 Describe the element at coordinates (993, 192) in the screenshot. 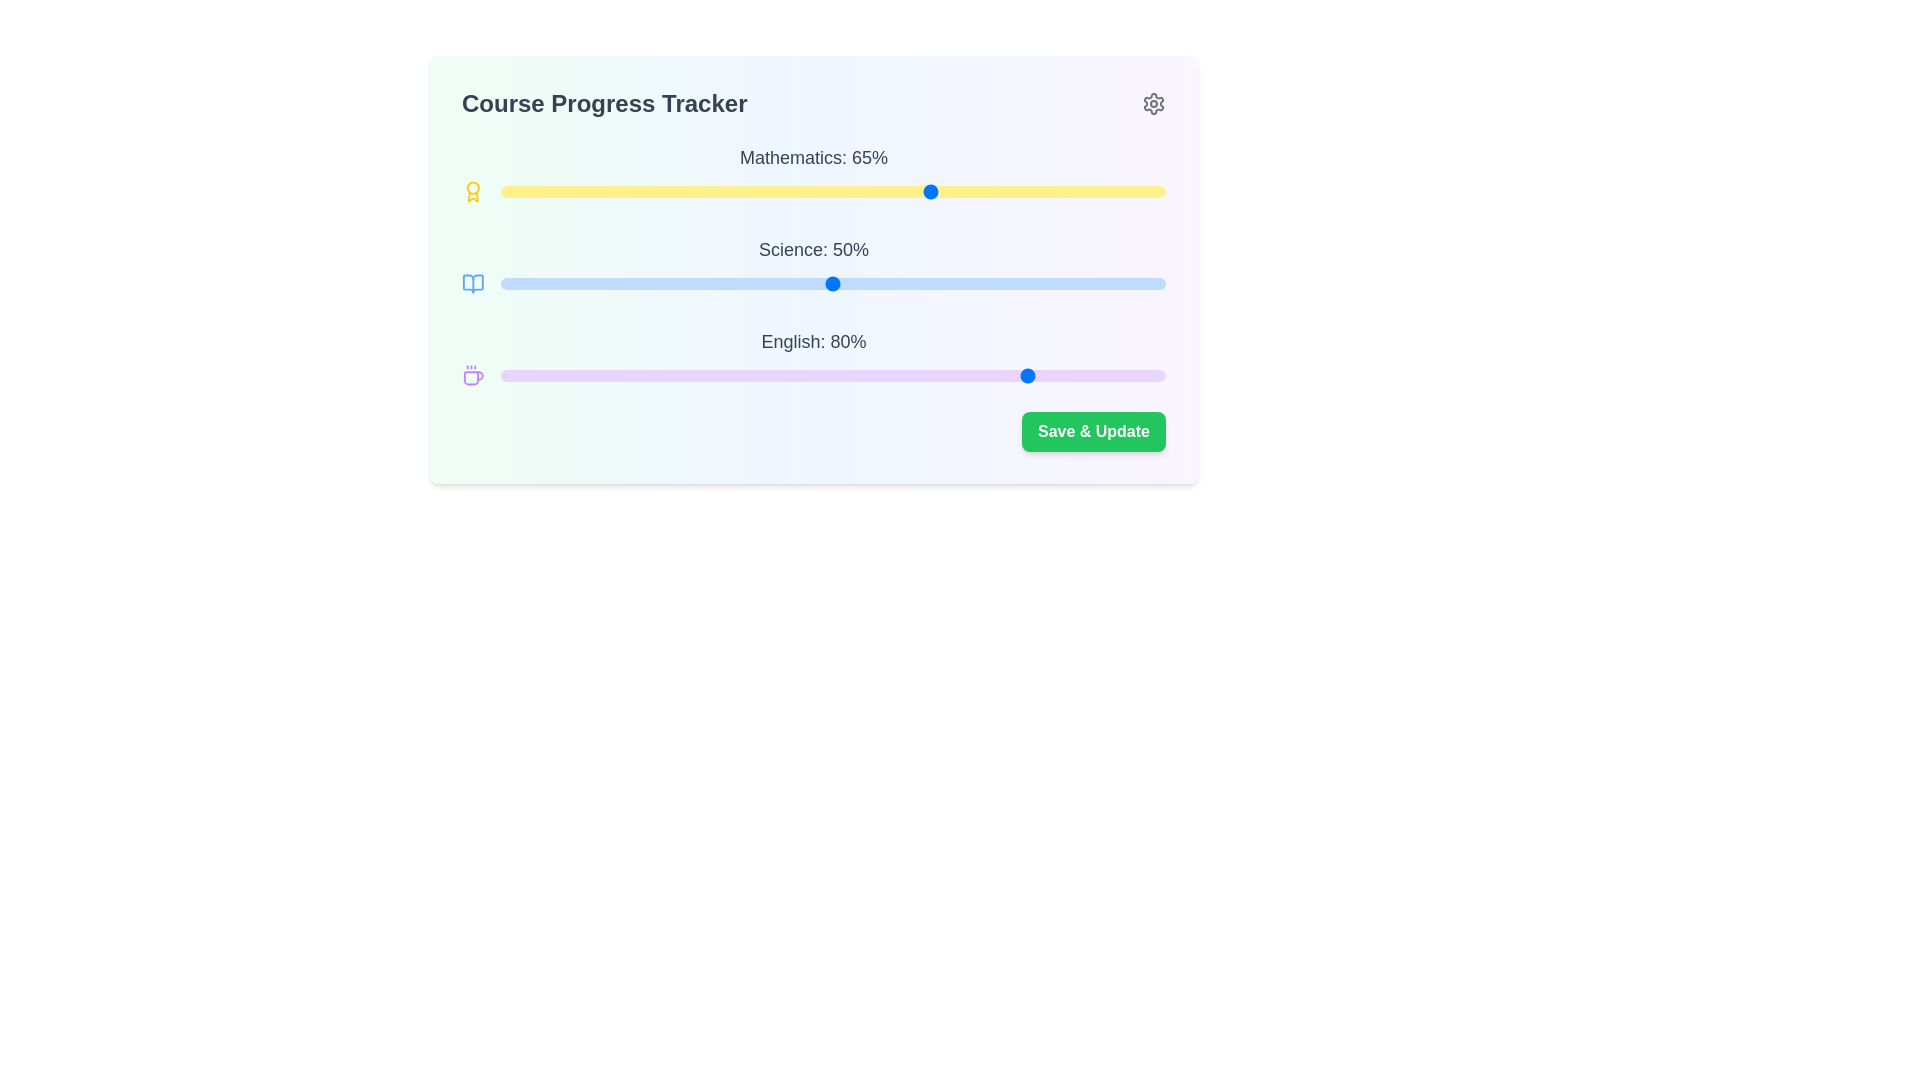

I see `the progress of Mathematics` at that location.